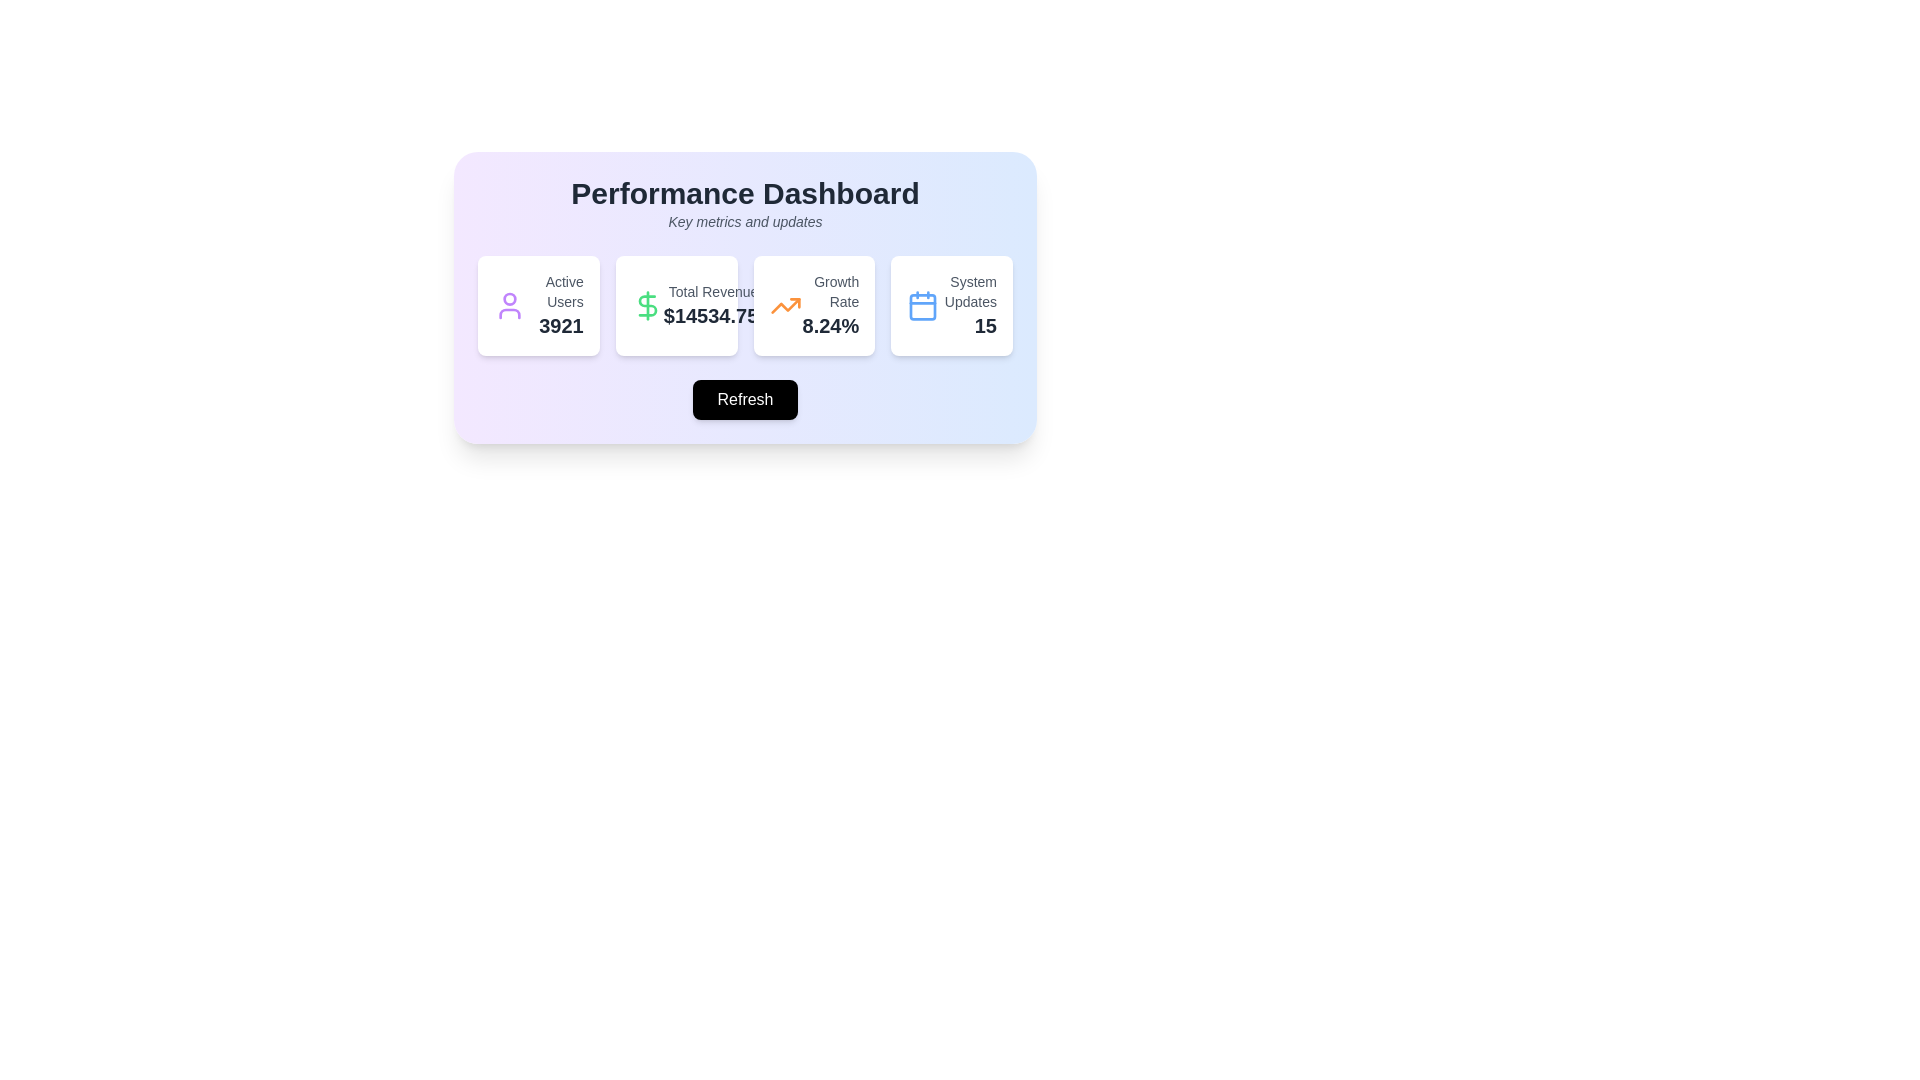 Image resolution: width=1920 pixels, height=1080 pixels. Describe the element at coordinates (744, 400) in the screenshot. I see `the 'Refresh' button, which is a black rounded rectangular button with white text, centrally located beneath the metrics cards` at that location.